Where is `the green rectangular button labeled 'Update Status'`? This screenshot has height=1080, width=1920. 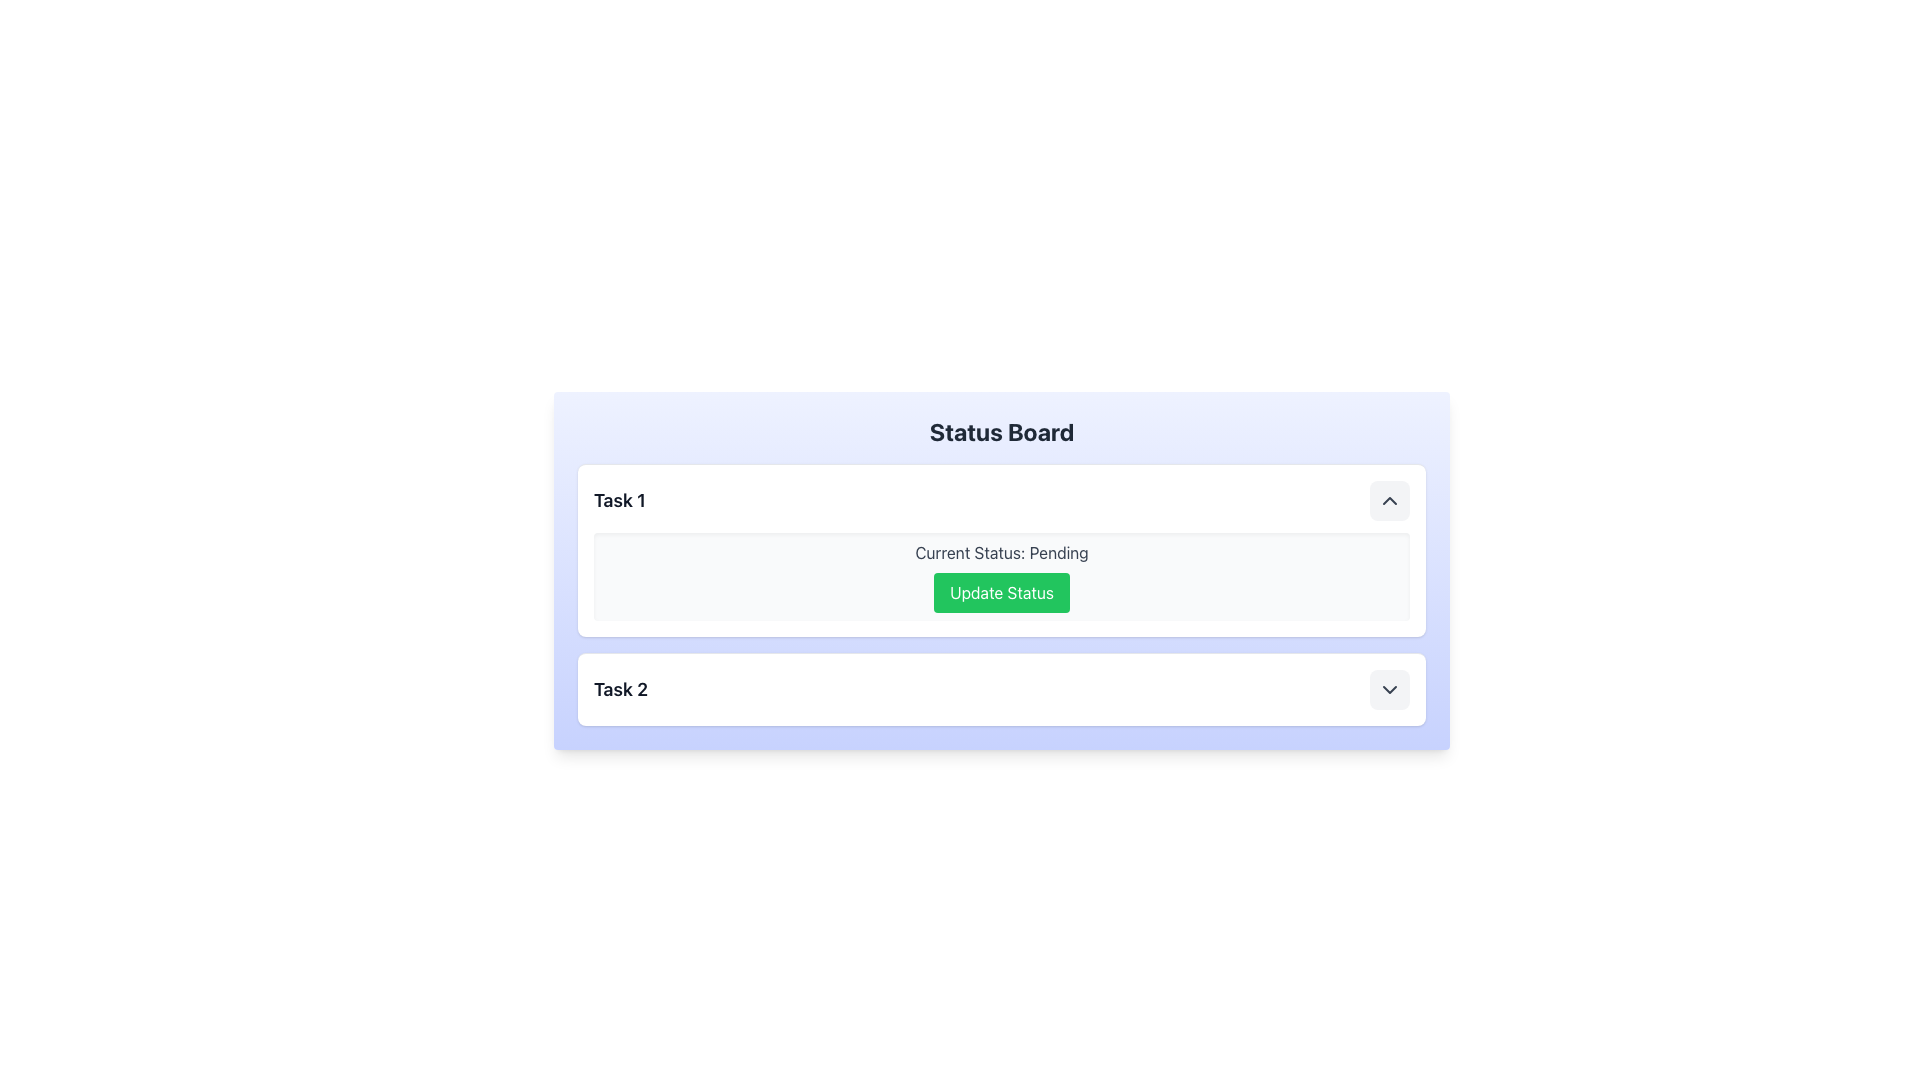 the green rectangular button labeled 'Update Status' is located at coordinates (1002, 592).